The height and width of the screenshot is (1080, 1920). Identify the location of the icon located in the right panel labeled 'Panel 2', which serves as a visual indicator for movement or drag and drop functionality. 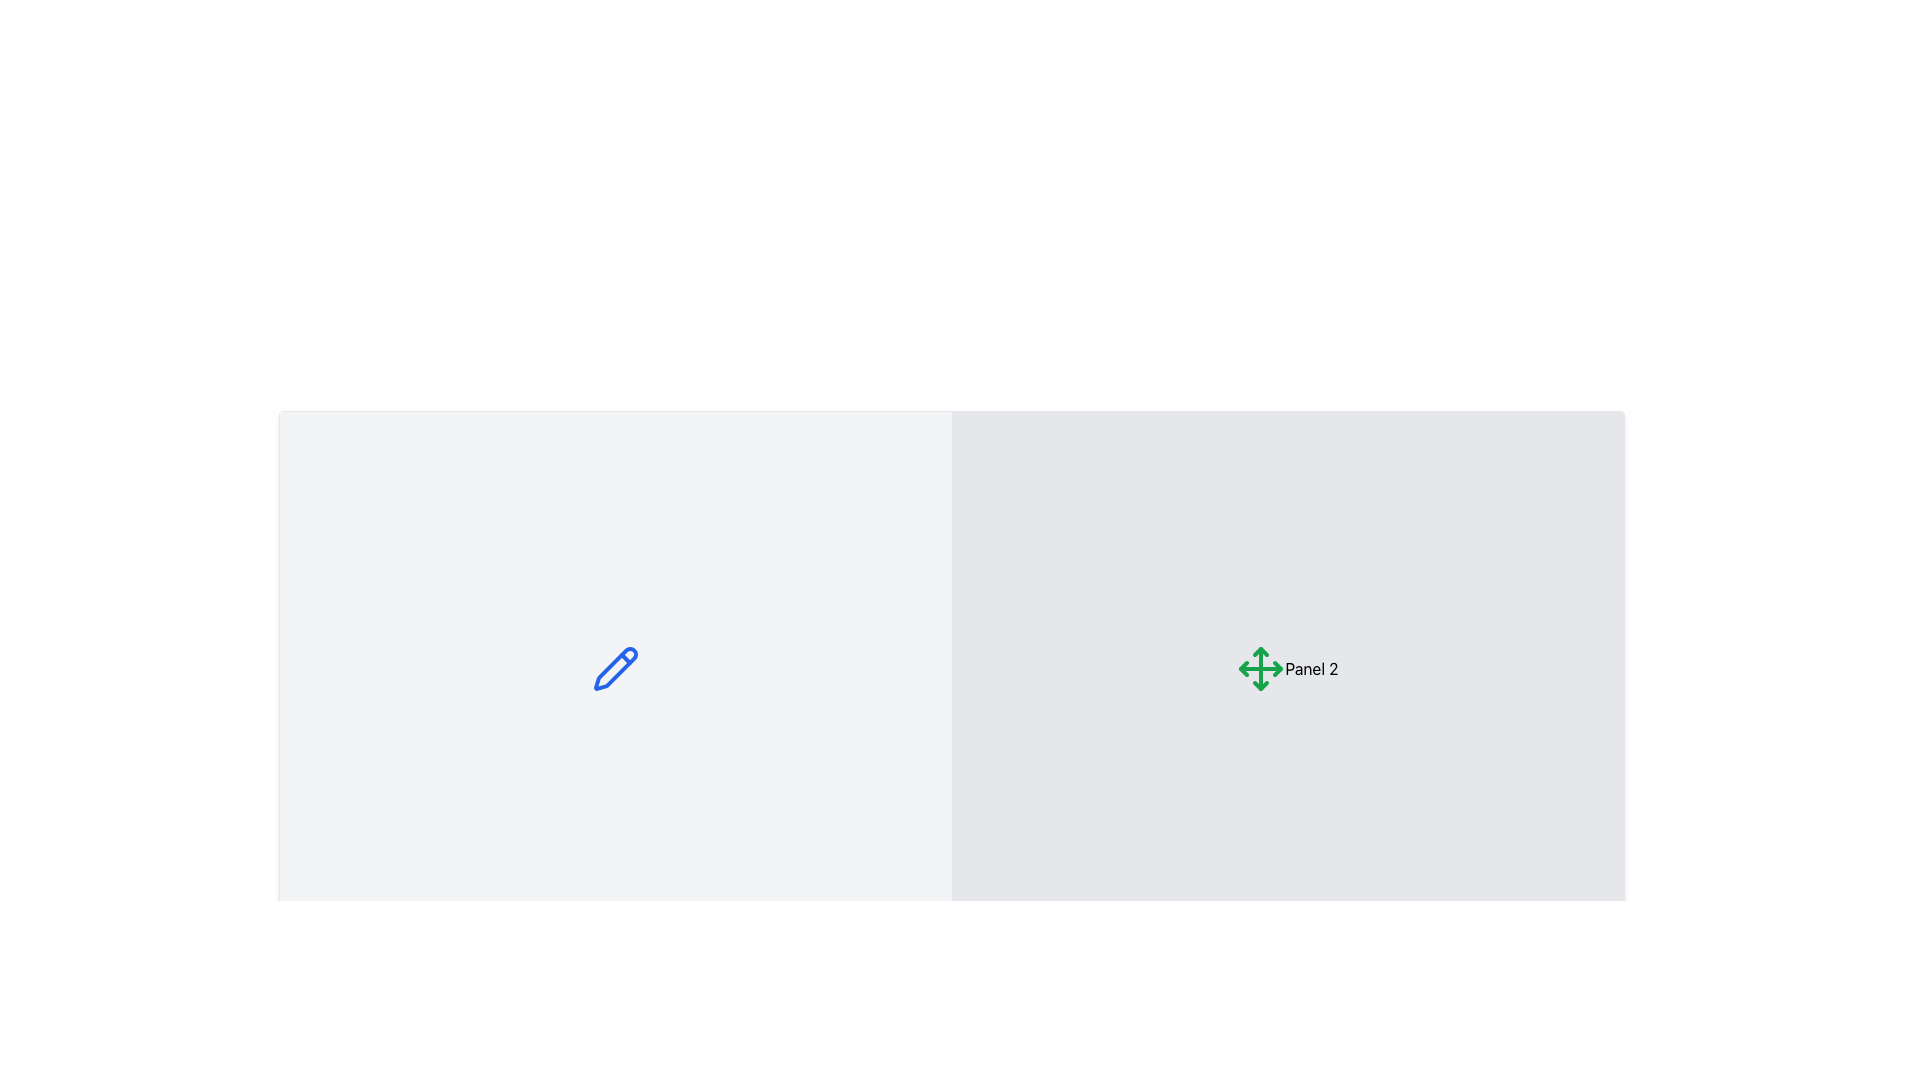
(1260, 668).